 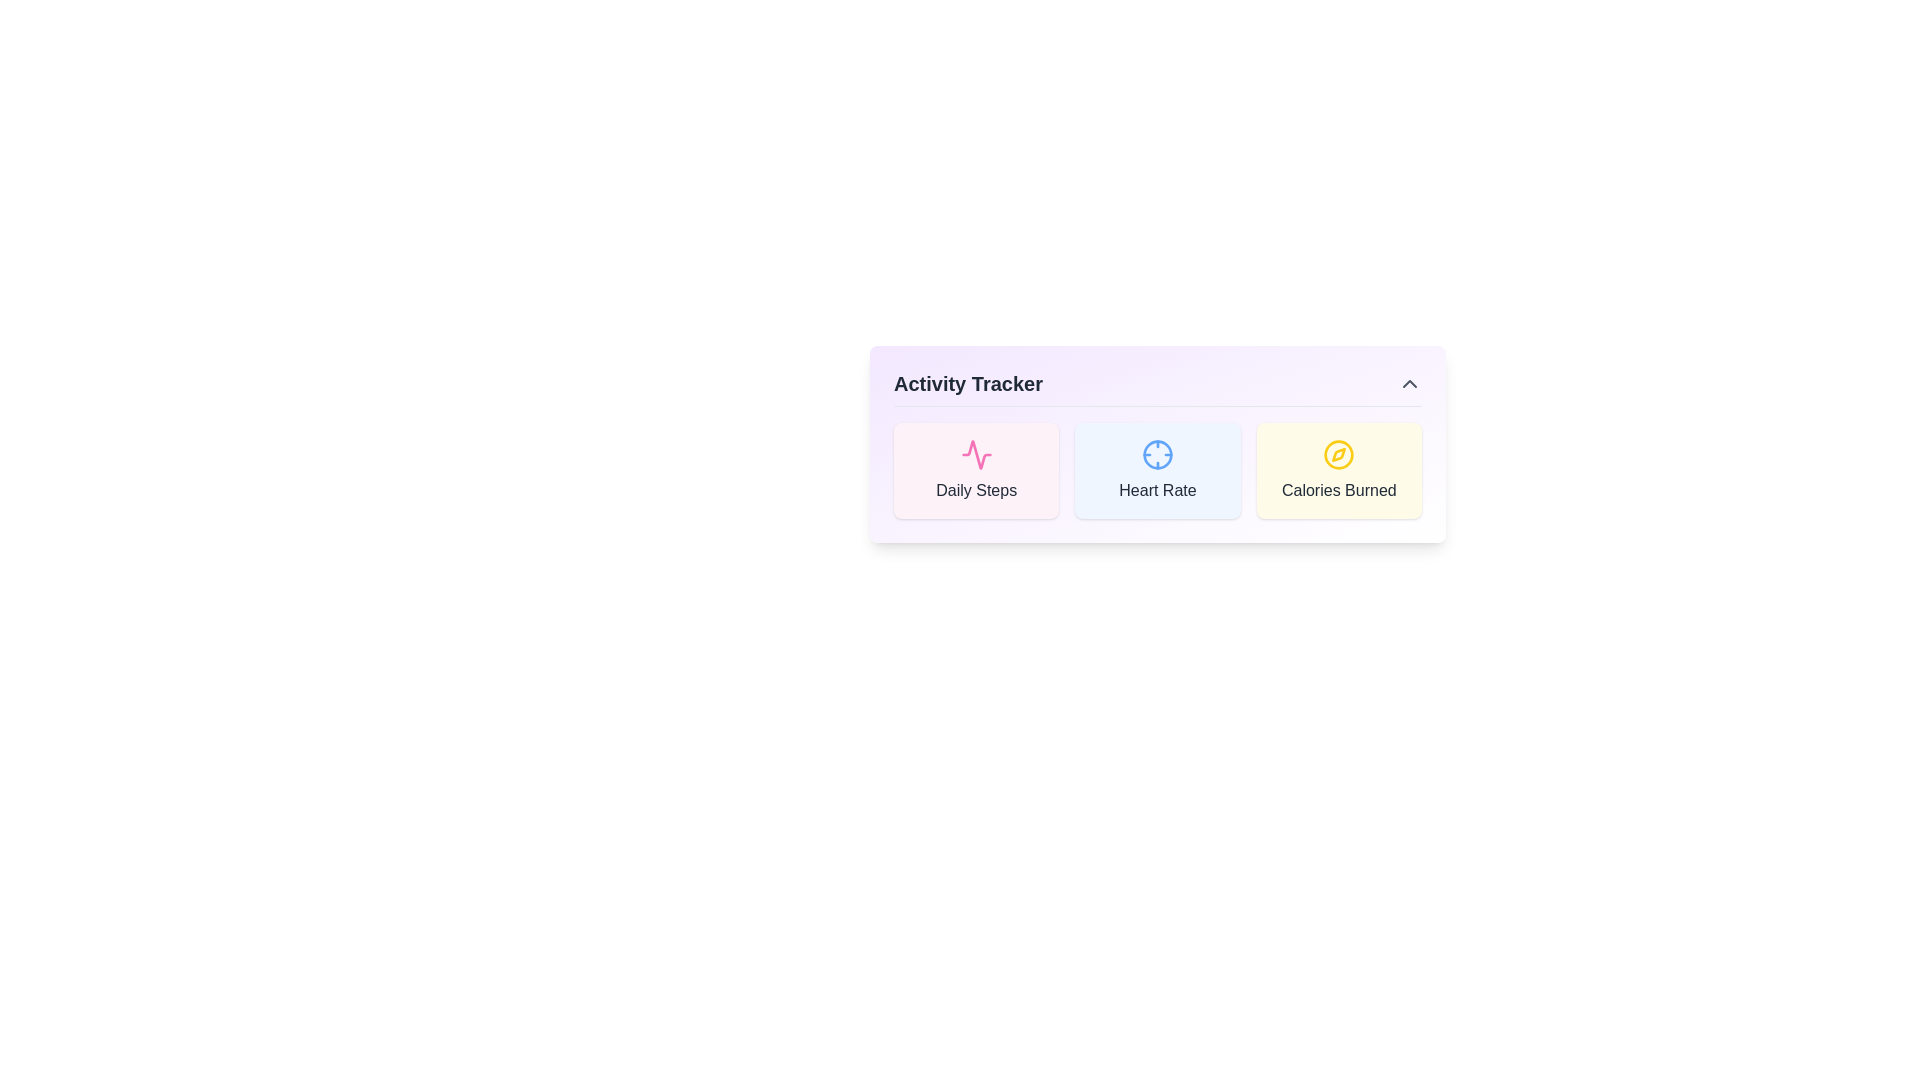 What do you see at coordinates (1339, 455) in the screenshot?
I see `the compass needle icon, which is styled in yellow and located within the 'Activity Tracker' panel under 'Calories Burned'` at bounding box center [1339, 455].